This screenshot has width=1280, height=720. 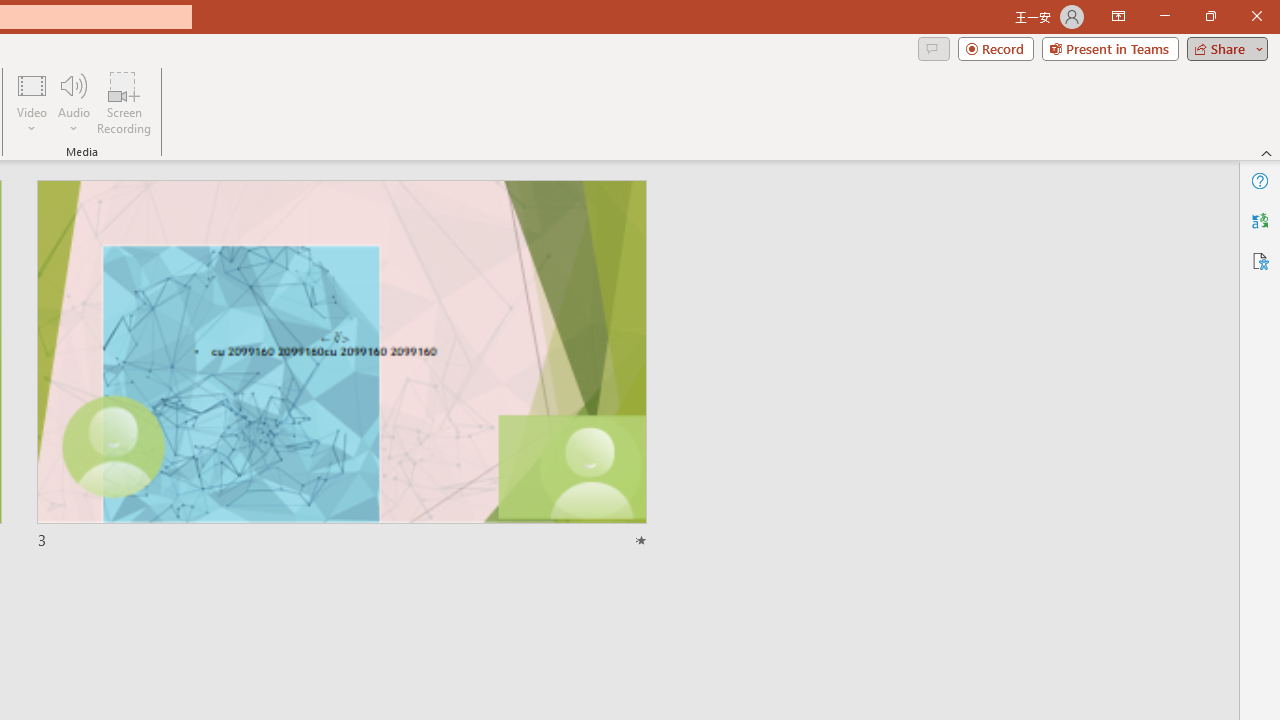 What do you see at coordinates (1222, 47) in the screenshot?
I see `'Share'` at bounding box center [1222, 47].